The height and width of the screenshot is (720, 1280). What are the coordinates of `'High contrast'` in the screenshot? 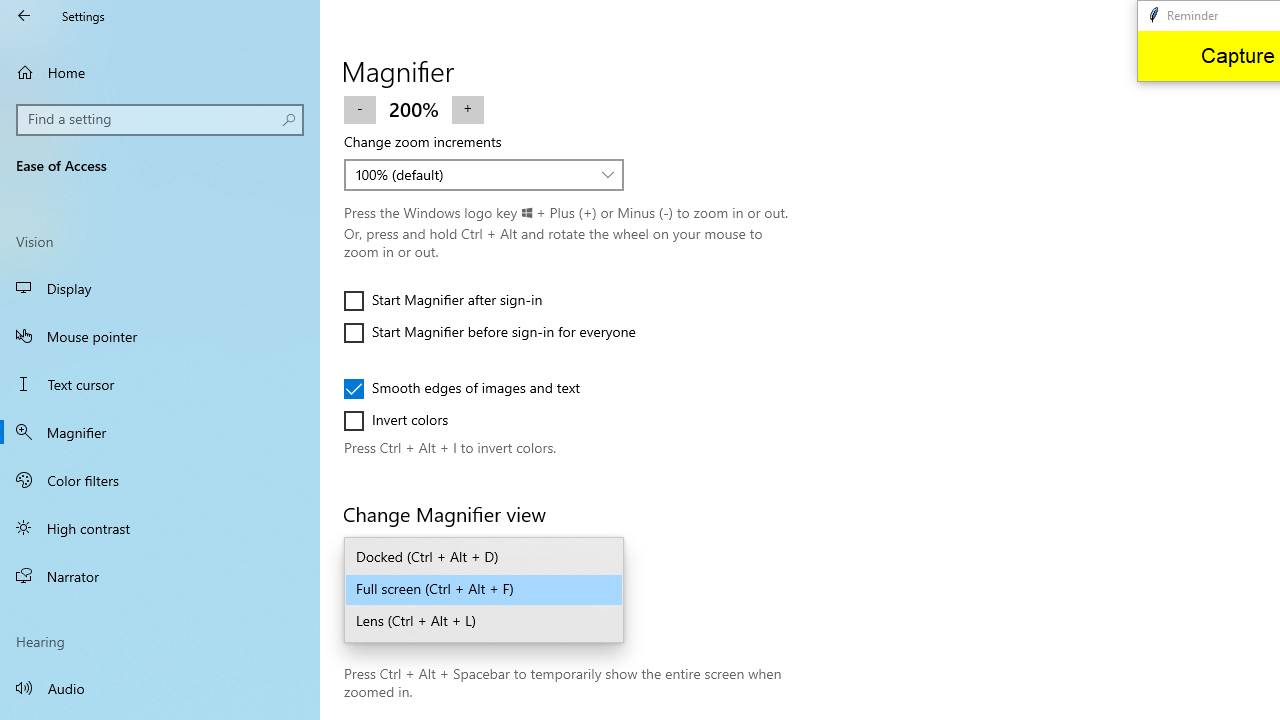 It's located at (160, 527).